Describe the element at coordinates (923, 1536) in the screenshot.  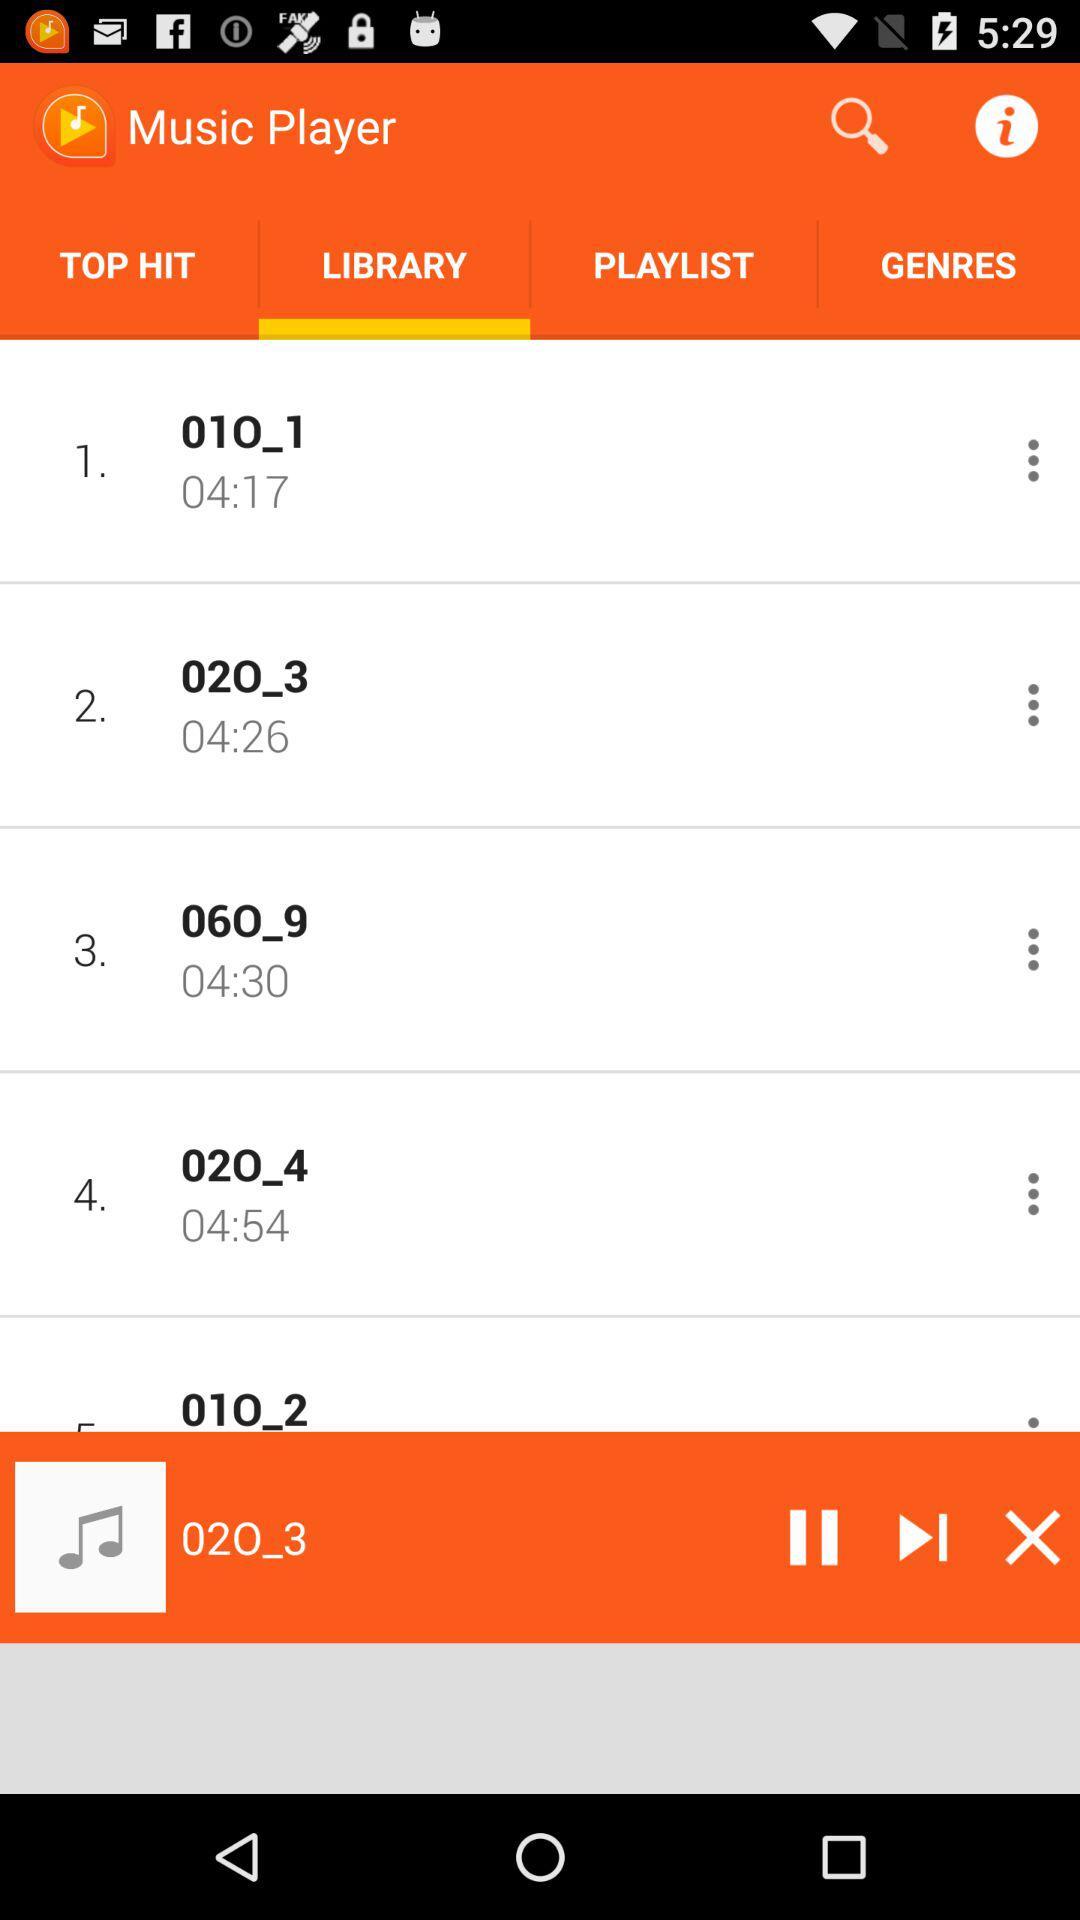
I see `song` at that location.